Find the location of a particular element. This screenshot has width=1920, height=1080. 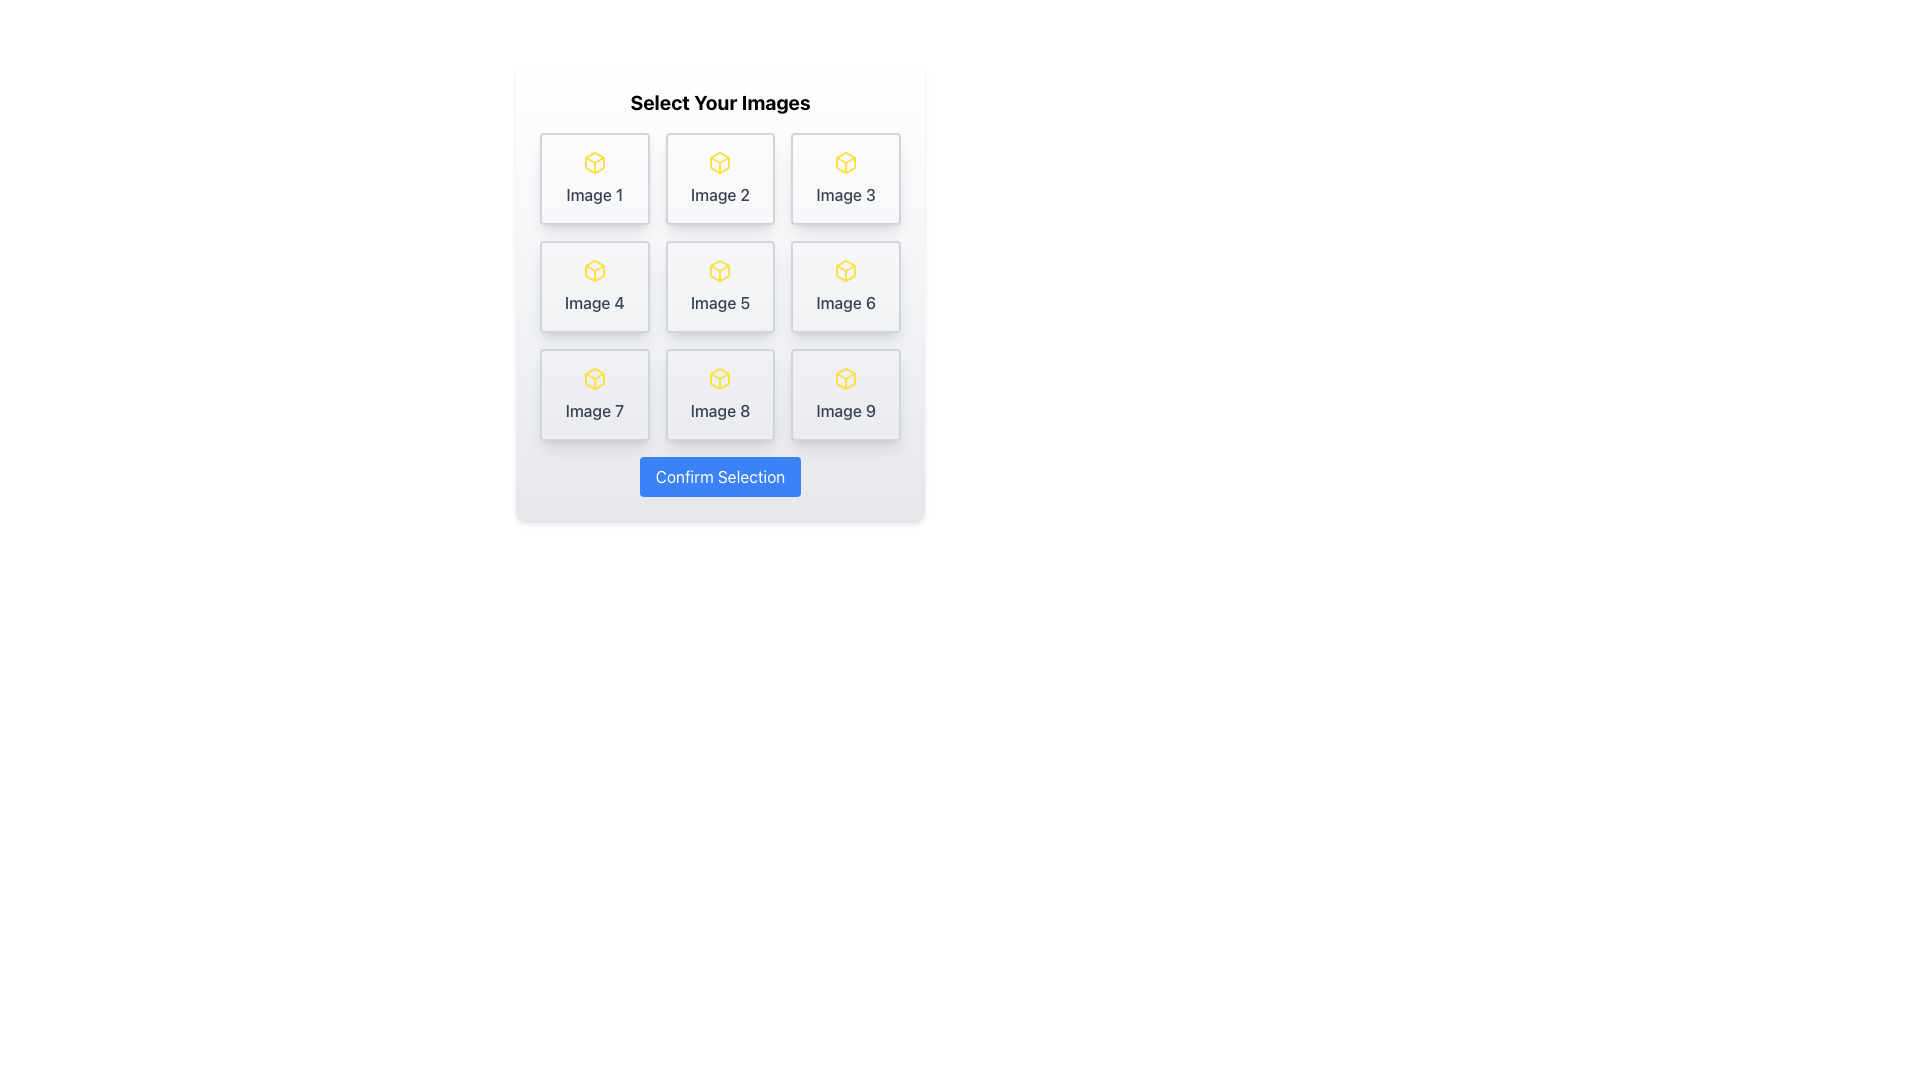

the confirmation button located at the bottom-center of the interface is located at coordinates (720, 477).